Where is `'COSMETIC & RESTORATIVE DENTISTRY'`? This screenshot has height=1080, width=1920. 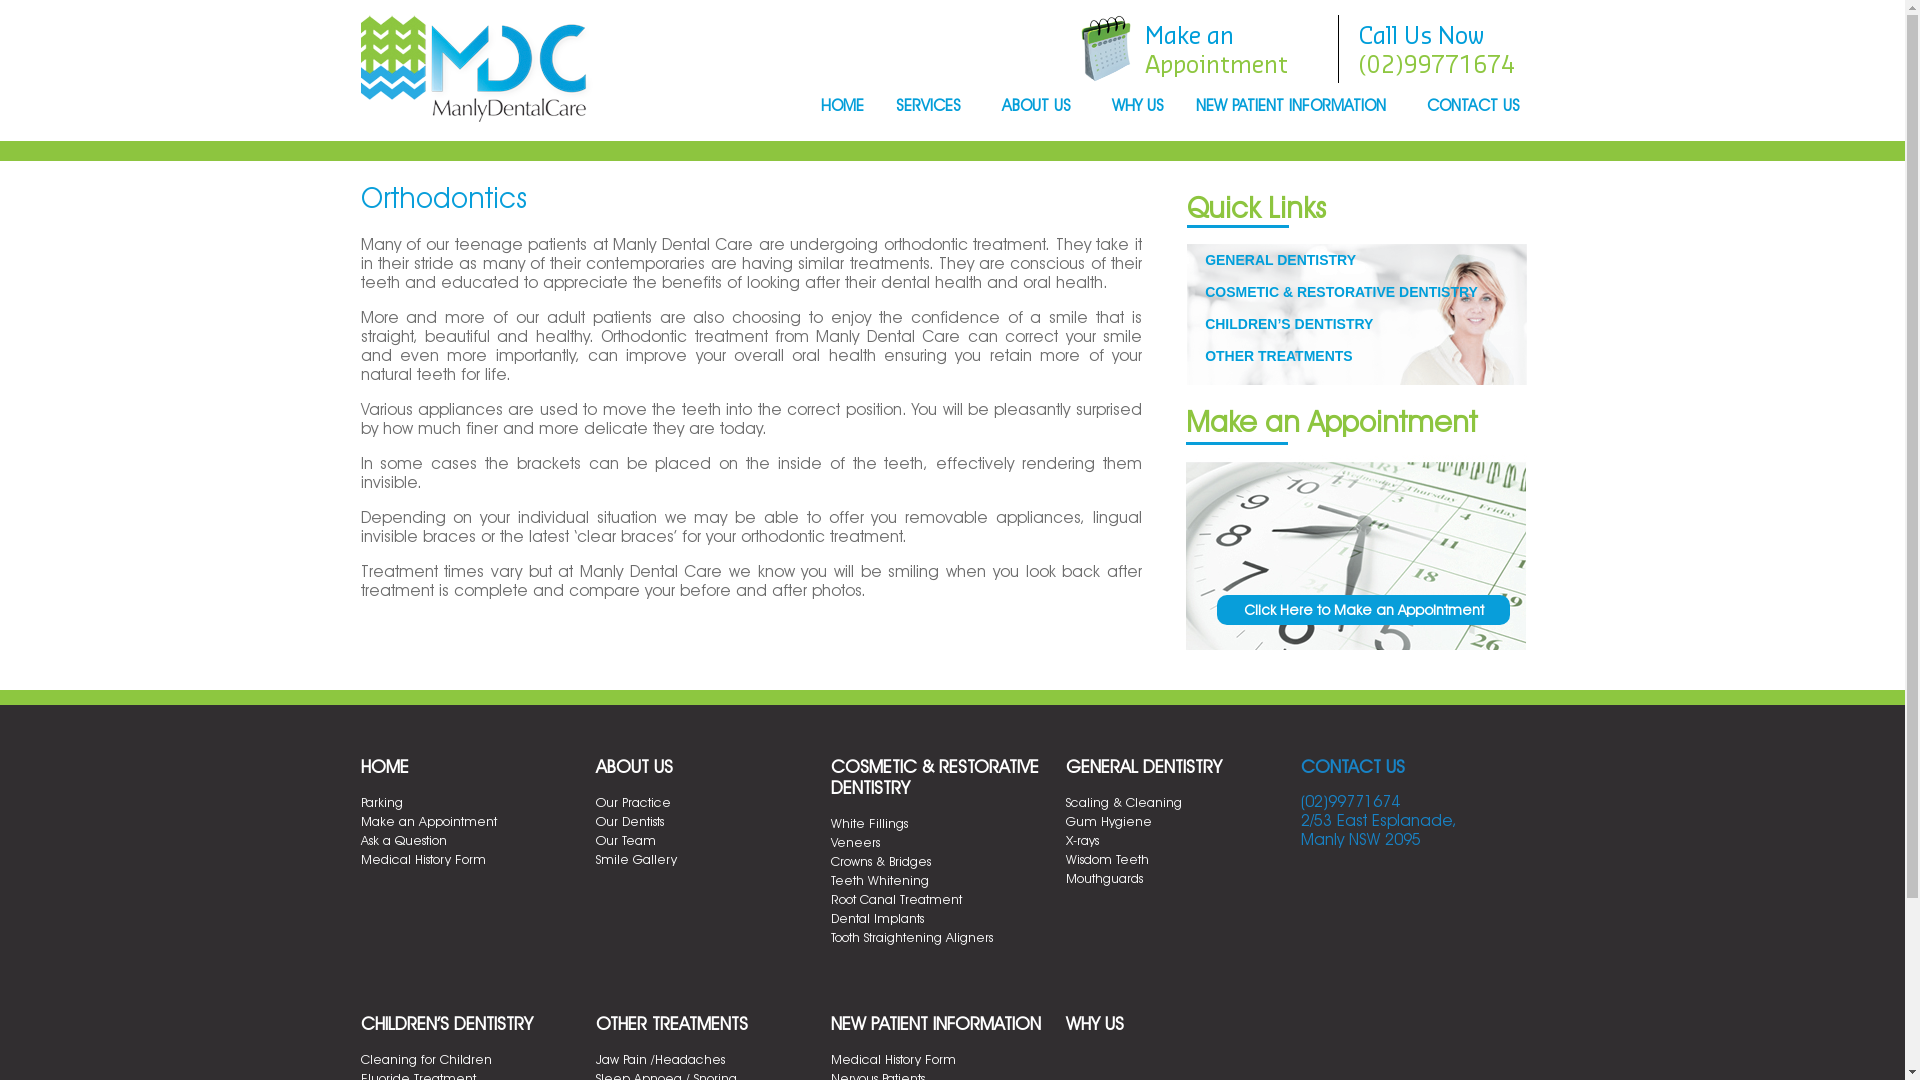 'COSMETIC & RESTORATIVE DENTISTRY' is located at coordinates (1203, 292).